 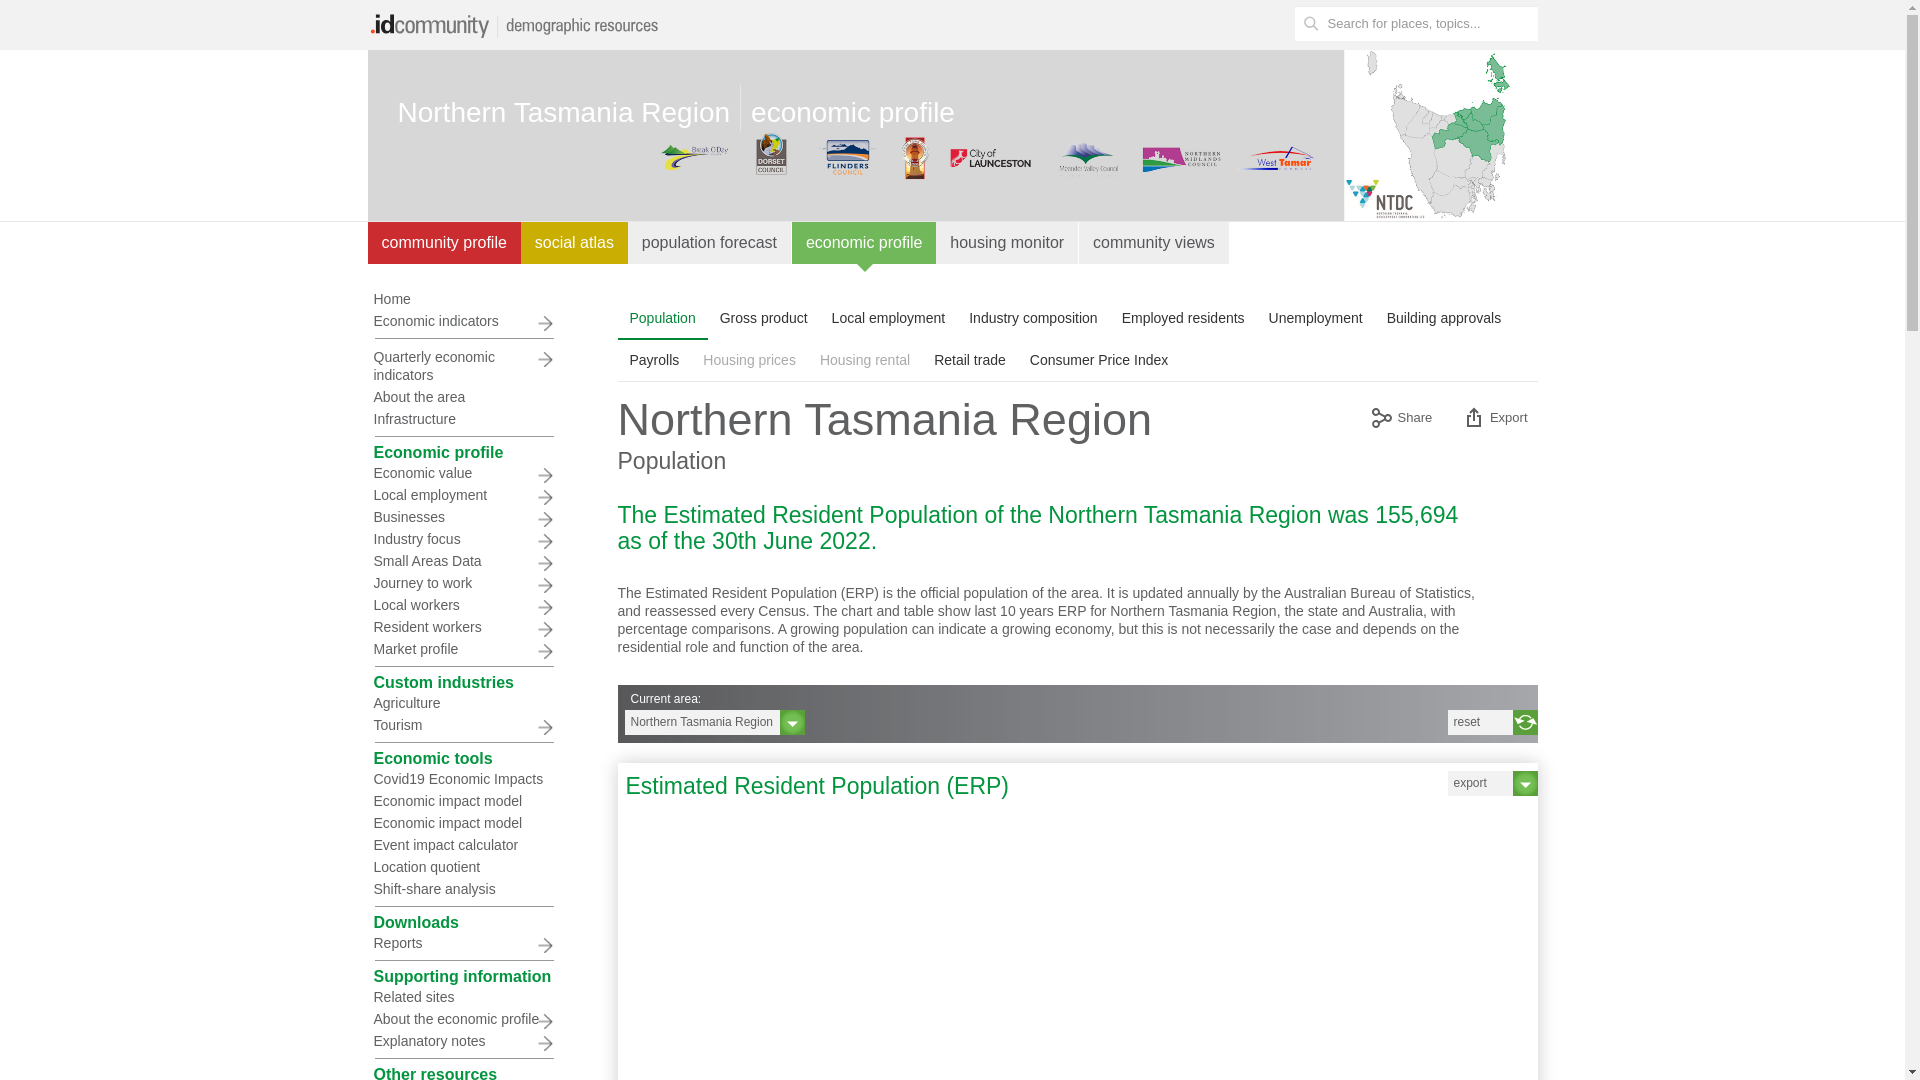 I want to click on 'Employed residents', so click(x=1183, y=316).